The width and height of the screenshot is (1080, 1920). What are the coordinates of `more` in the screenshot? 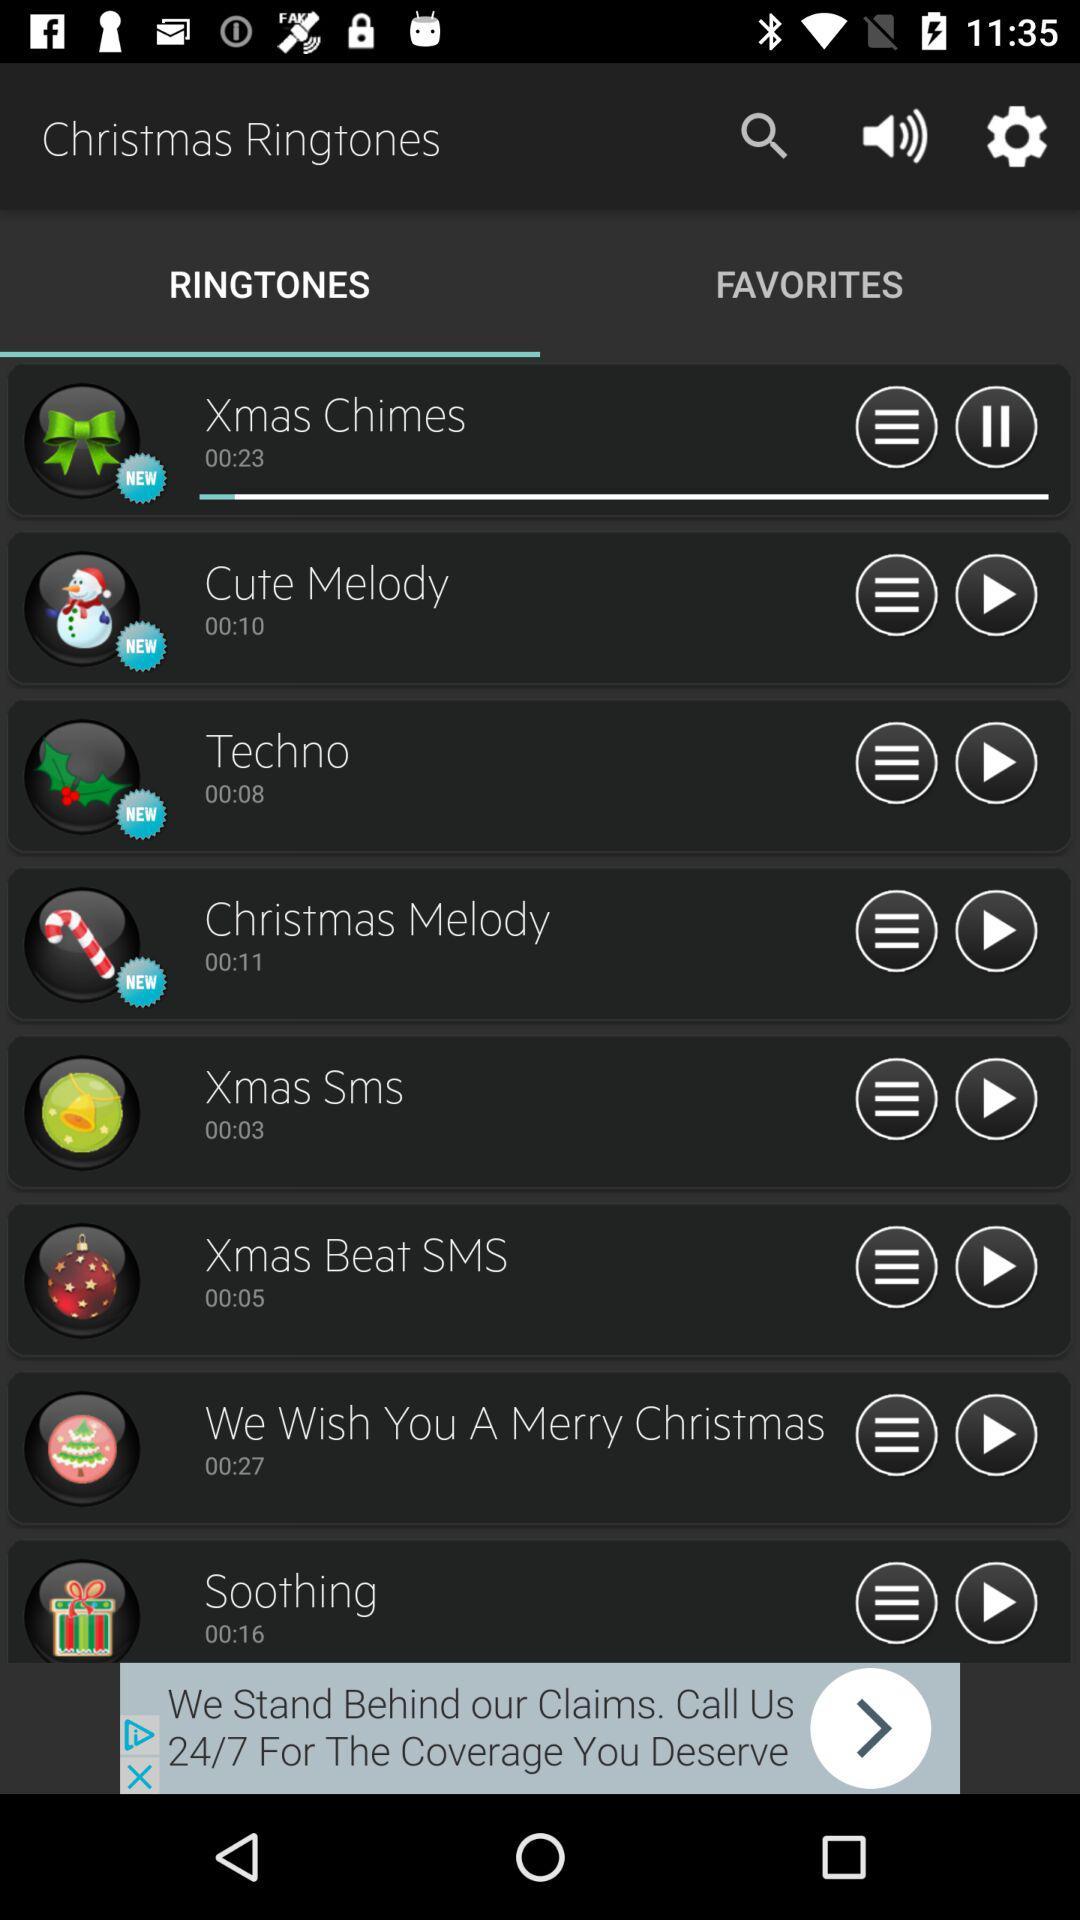 It's located at (895, 1435).